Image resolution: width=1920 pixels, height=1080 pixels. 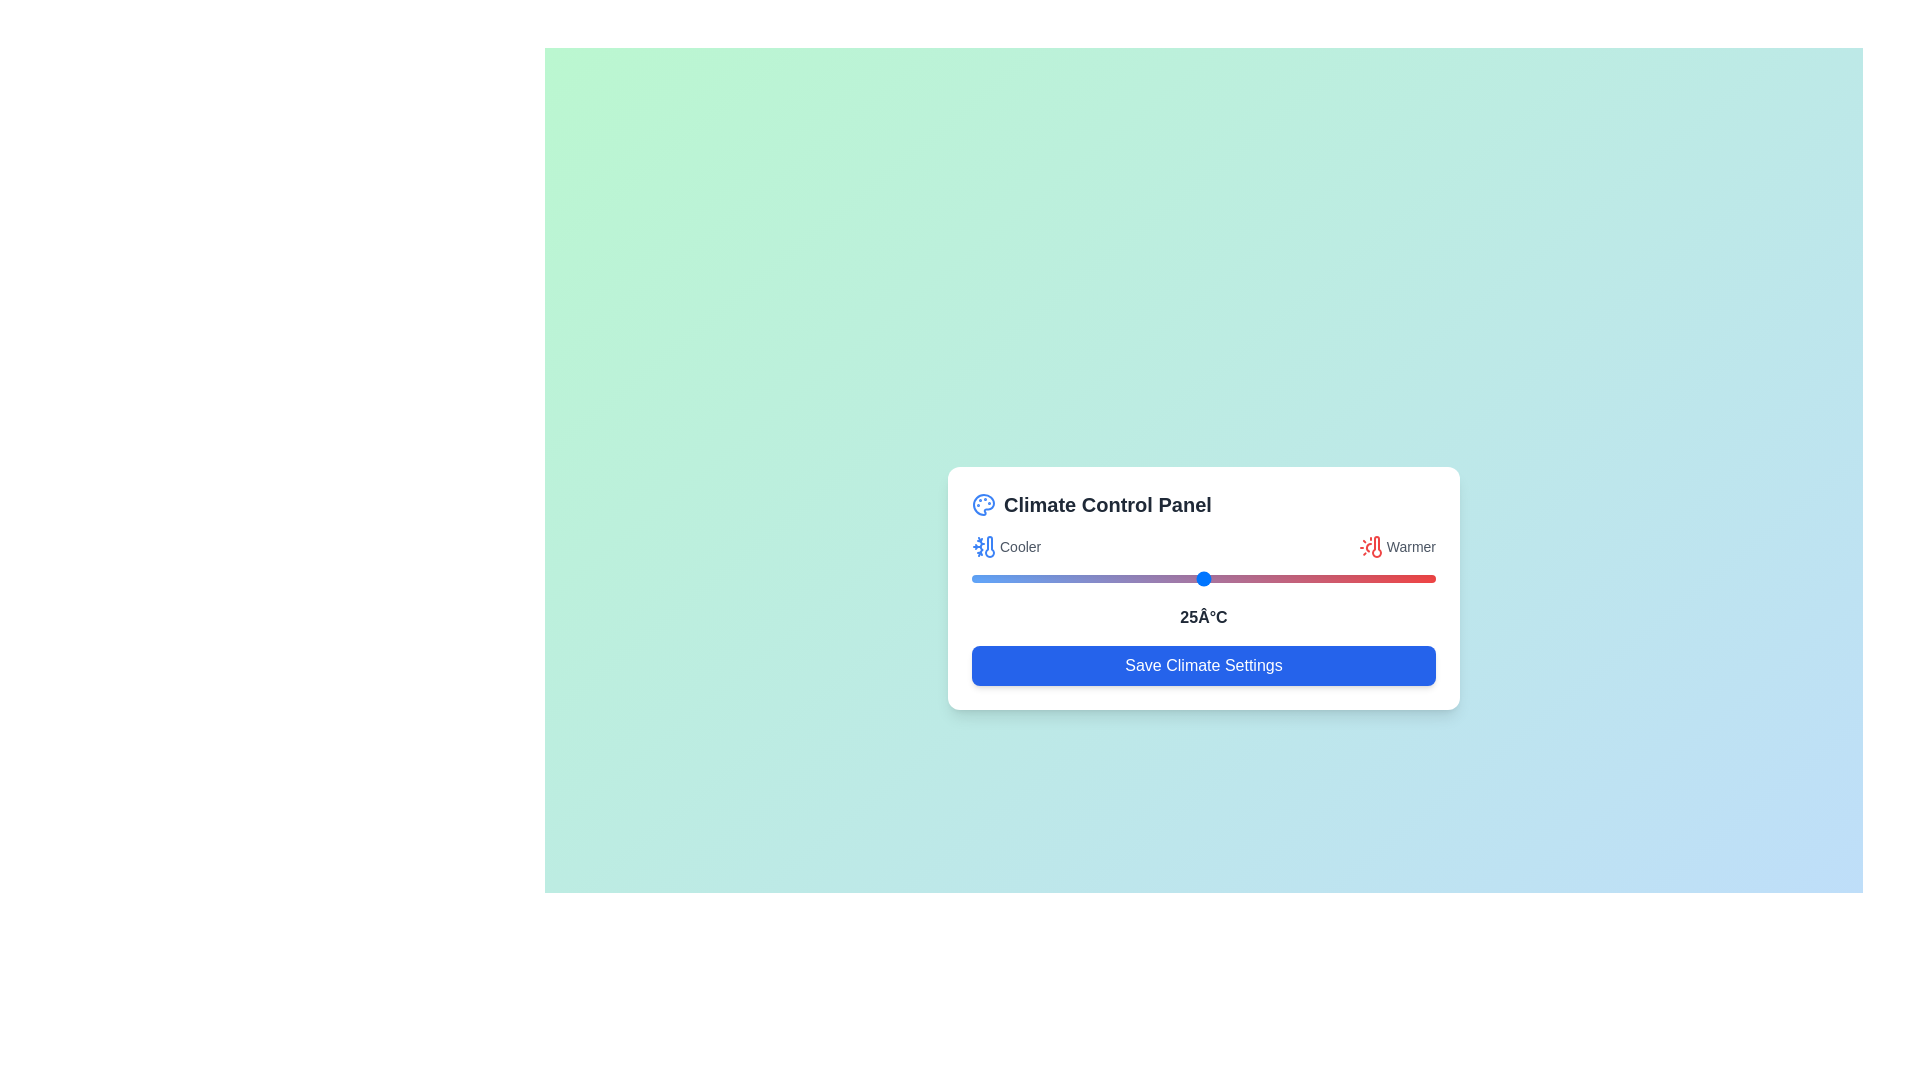 What do you see at coordinates (1305, 578) in the screenshot?
I see `the temperature slider to set the temperature to 36°C` at bounding box center [1305, 578].